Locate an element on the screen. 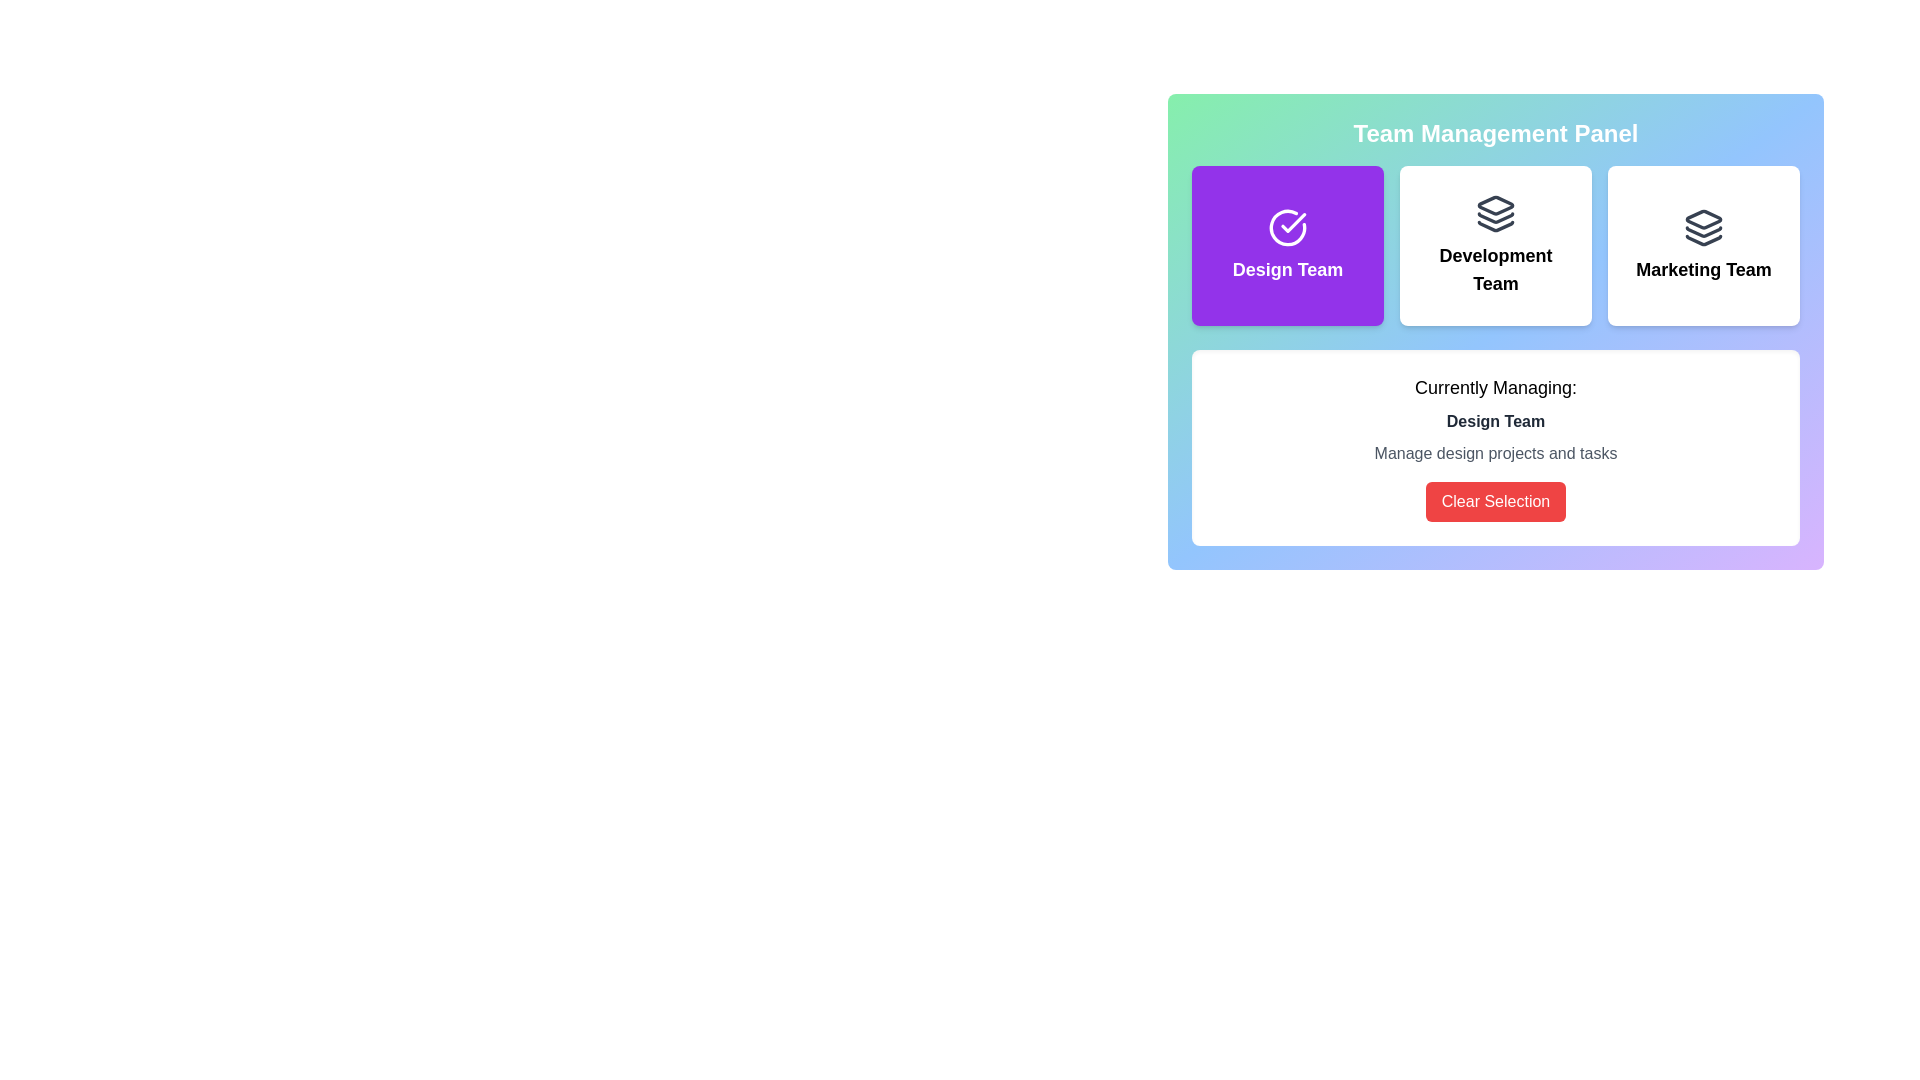  text of the label element that displays 'Currently Managing:' in bold black font, located above the 'Design Team' text and the 'Clear Selection' button is located at coordinates (1496, 388).